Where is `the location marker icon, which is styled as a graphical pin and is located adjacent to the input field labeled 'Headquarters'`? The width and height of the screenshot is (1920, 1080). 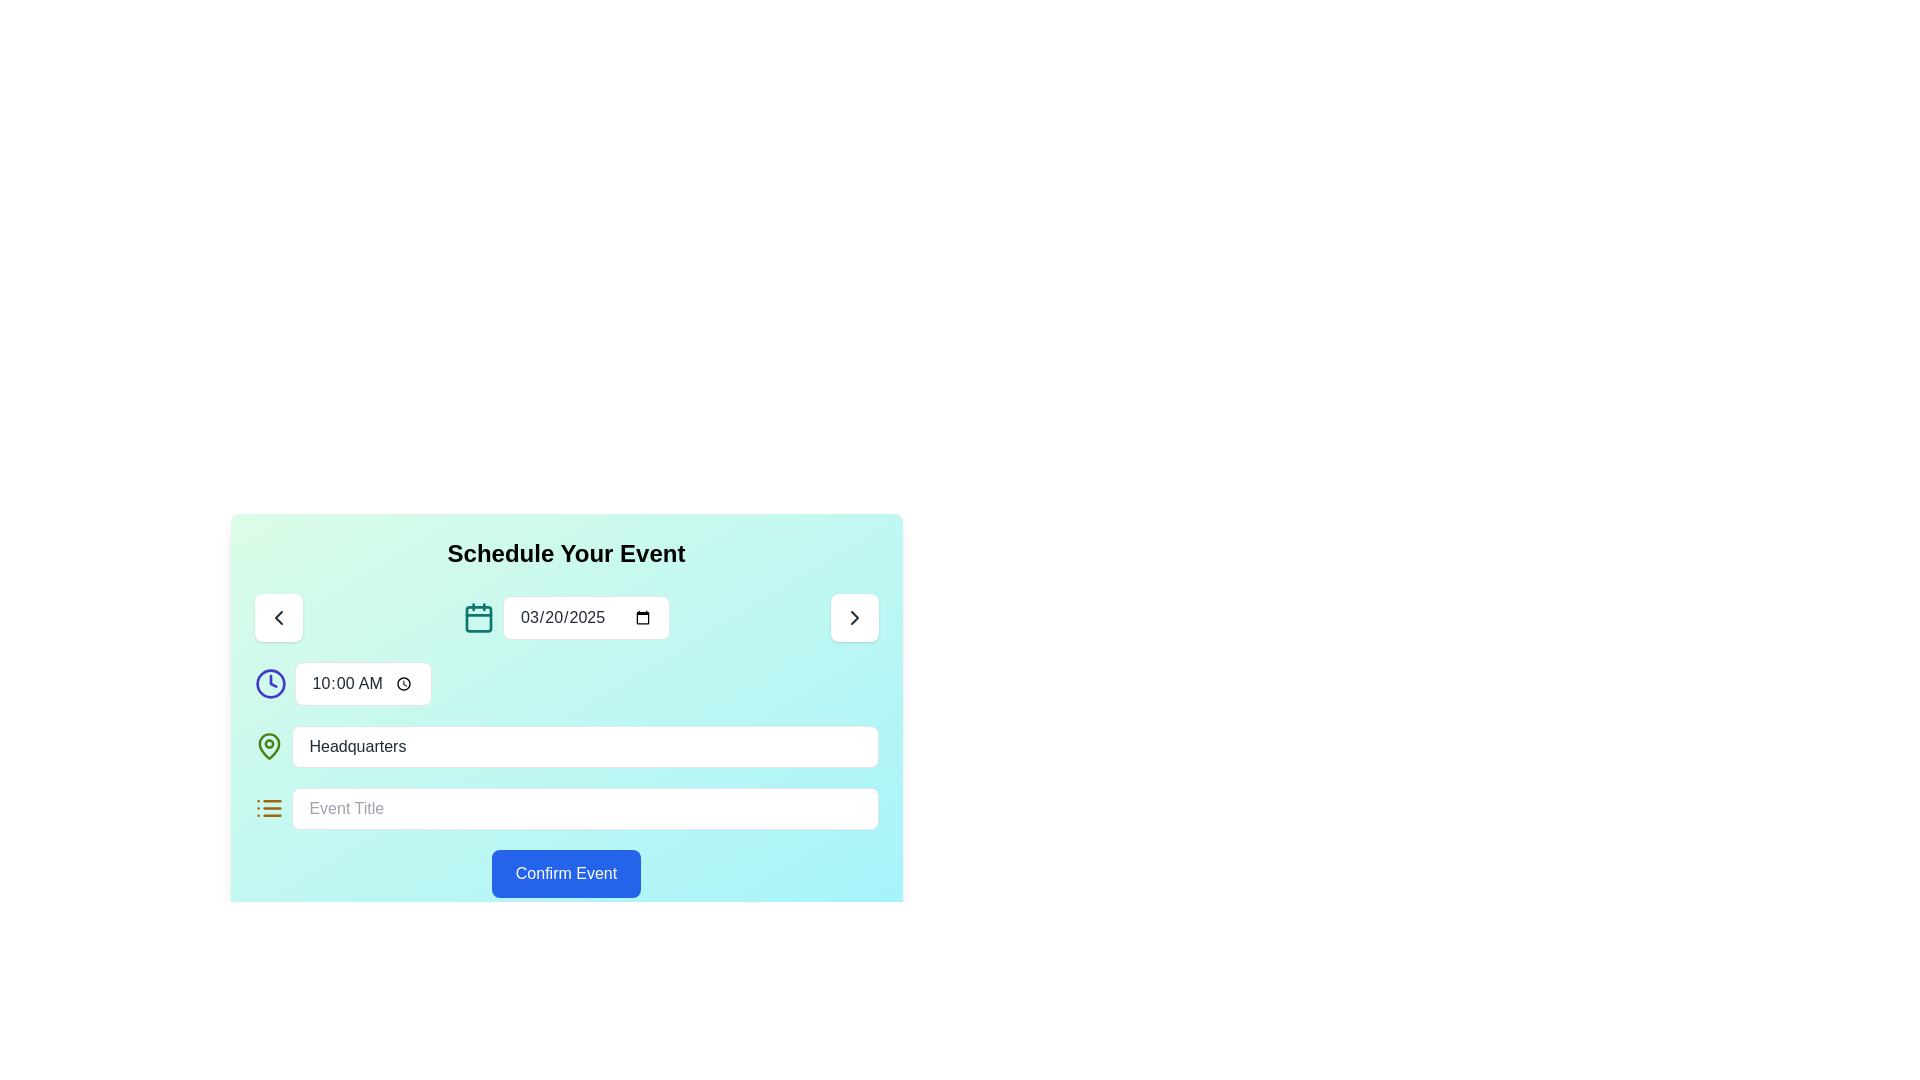
the location marker icon, which is styled as a graphical pin and is located adjacent to the input field labeled 'Headquarters' is located at coordinates (268, 747).